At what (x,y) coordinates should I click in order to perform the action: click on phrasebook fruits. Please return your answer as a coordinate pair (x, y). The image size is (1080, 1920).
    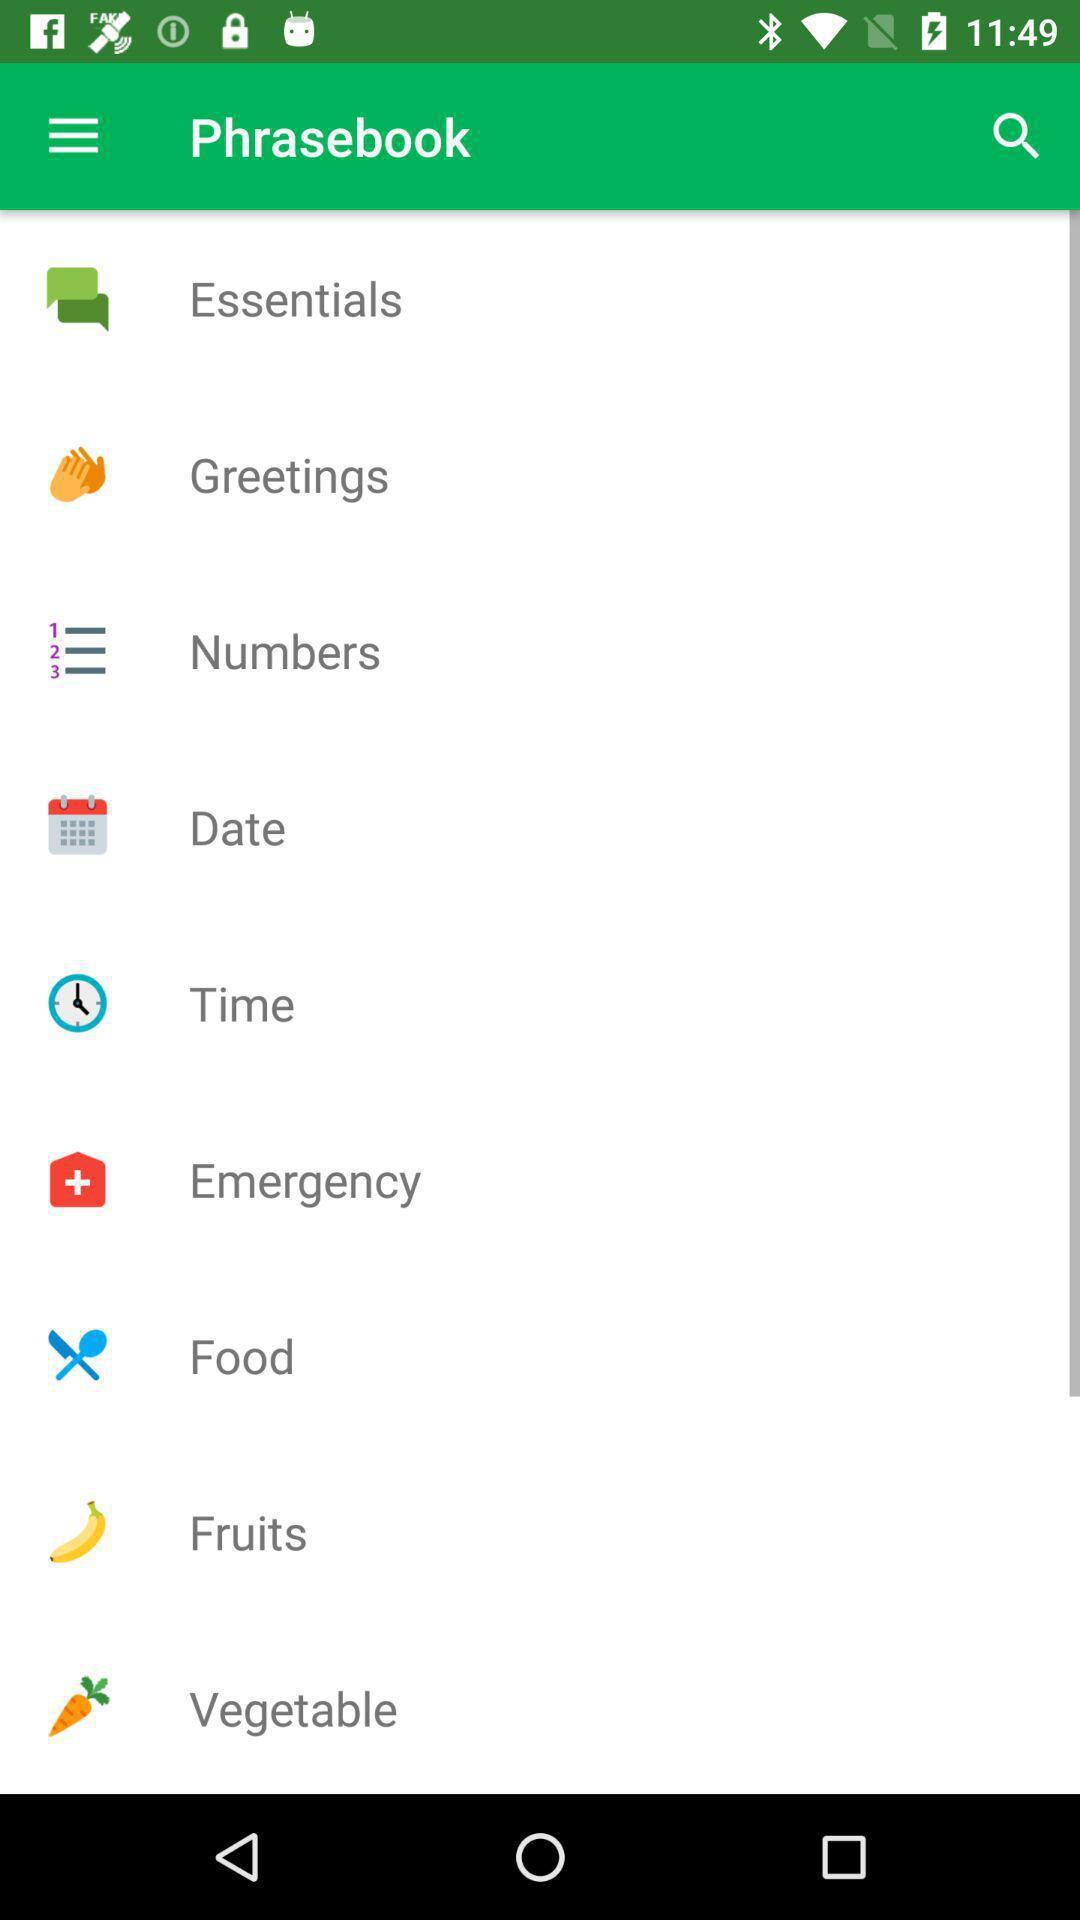
    Looking at the image, I should click on (76, 1530).